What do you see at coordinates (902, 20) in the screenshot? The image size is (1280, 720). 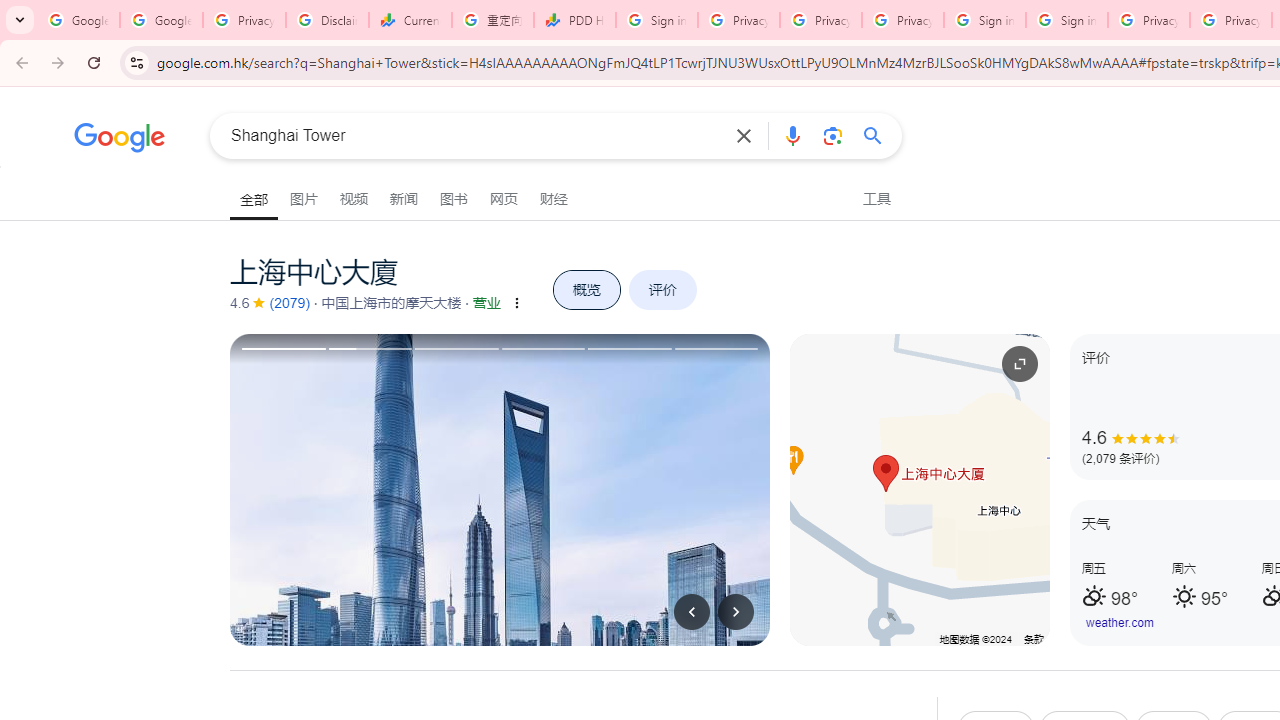 I see `'Privacy Checkup'` at bounding box center [902, 20].